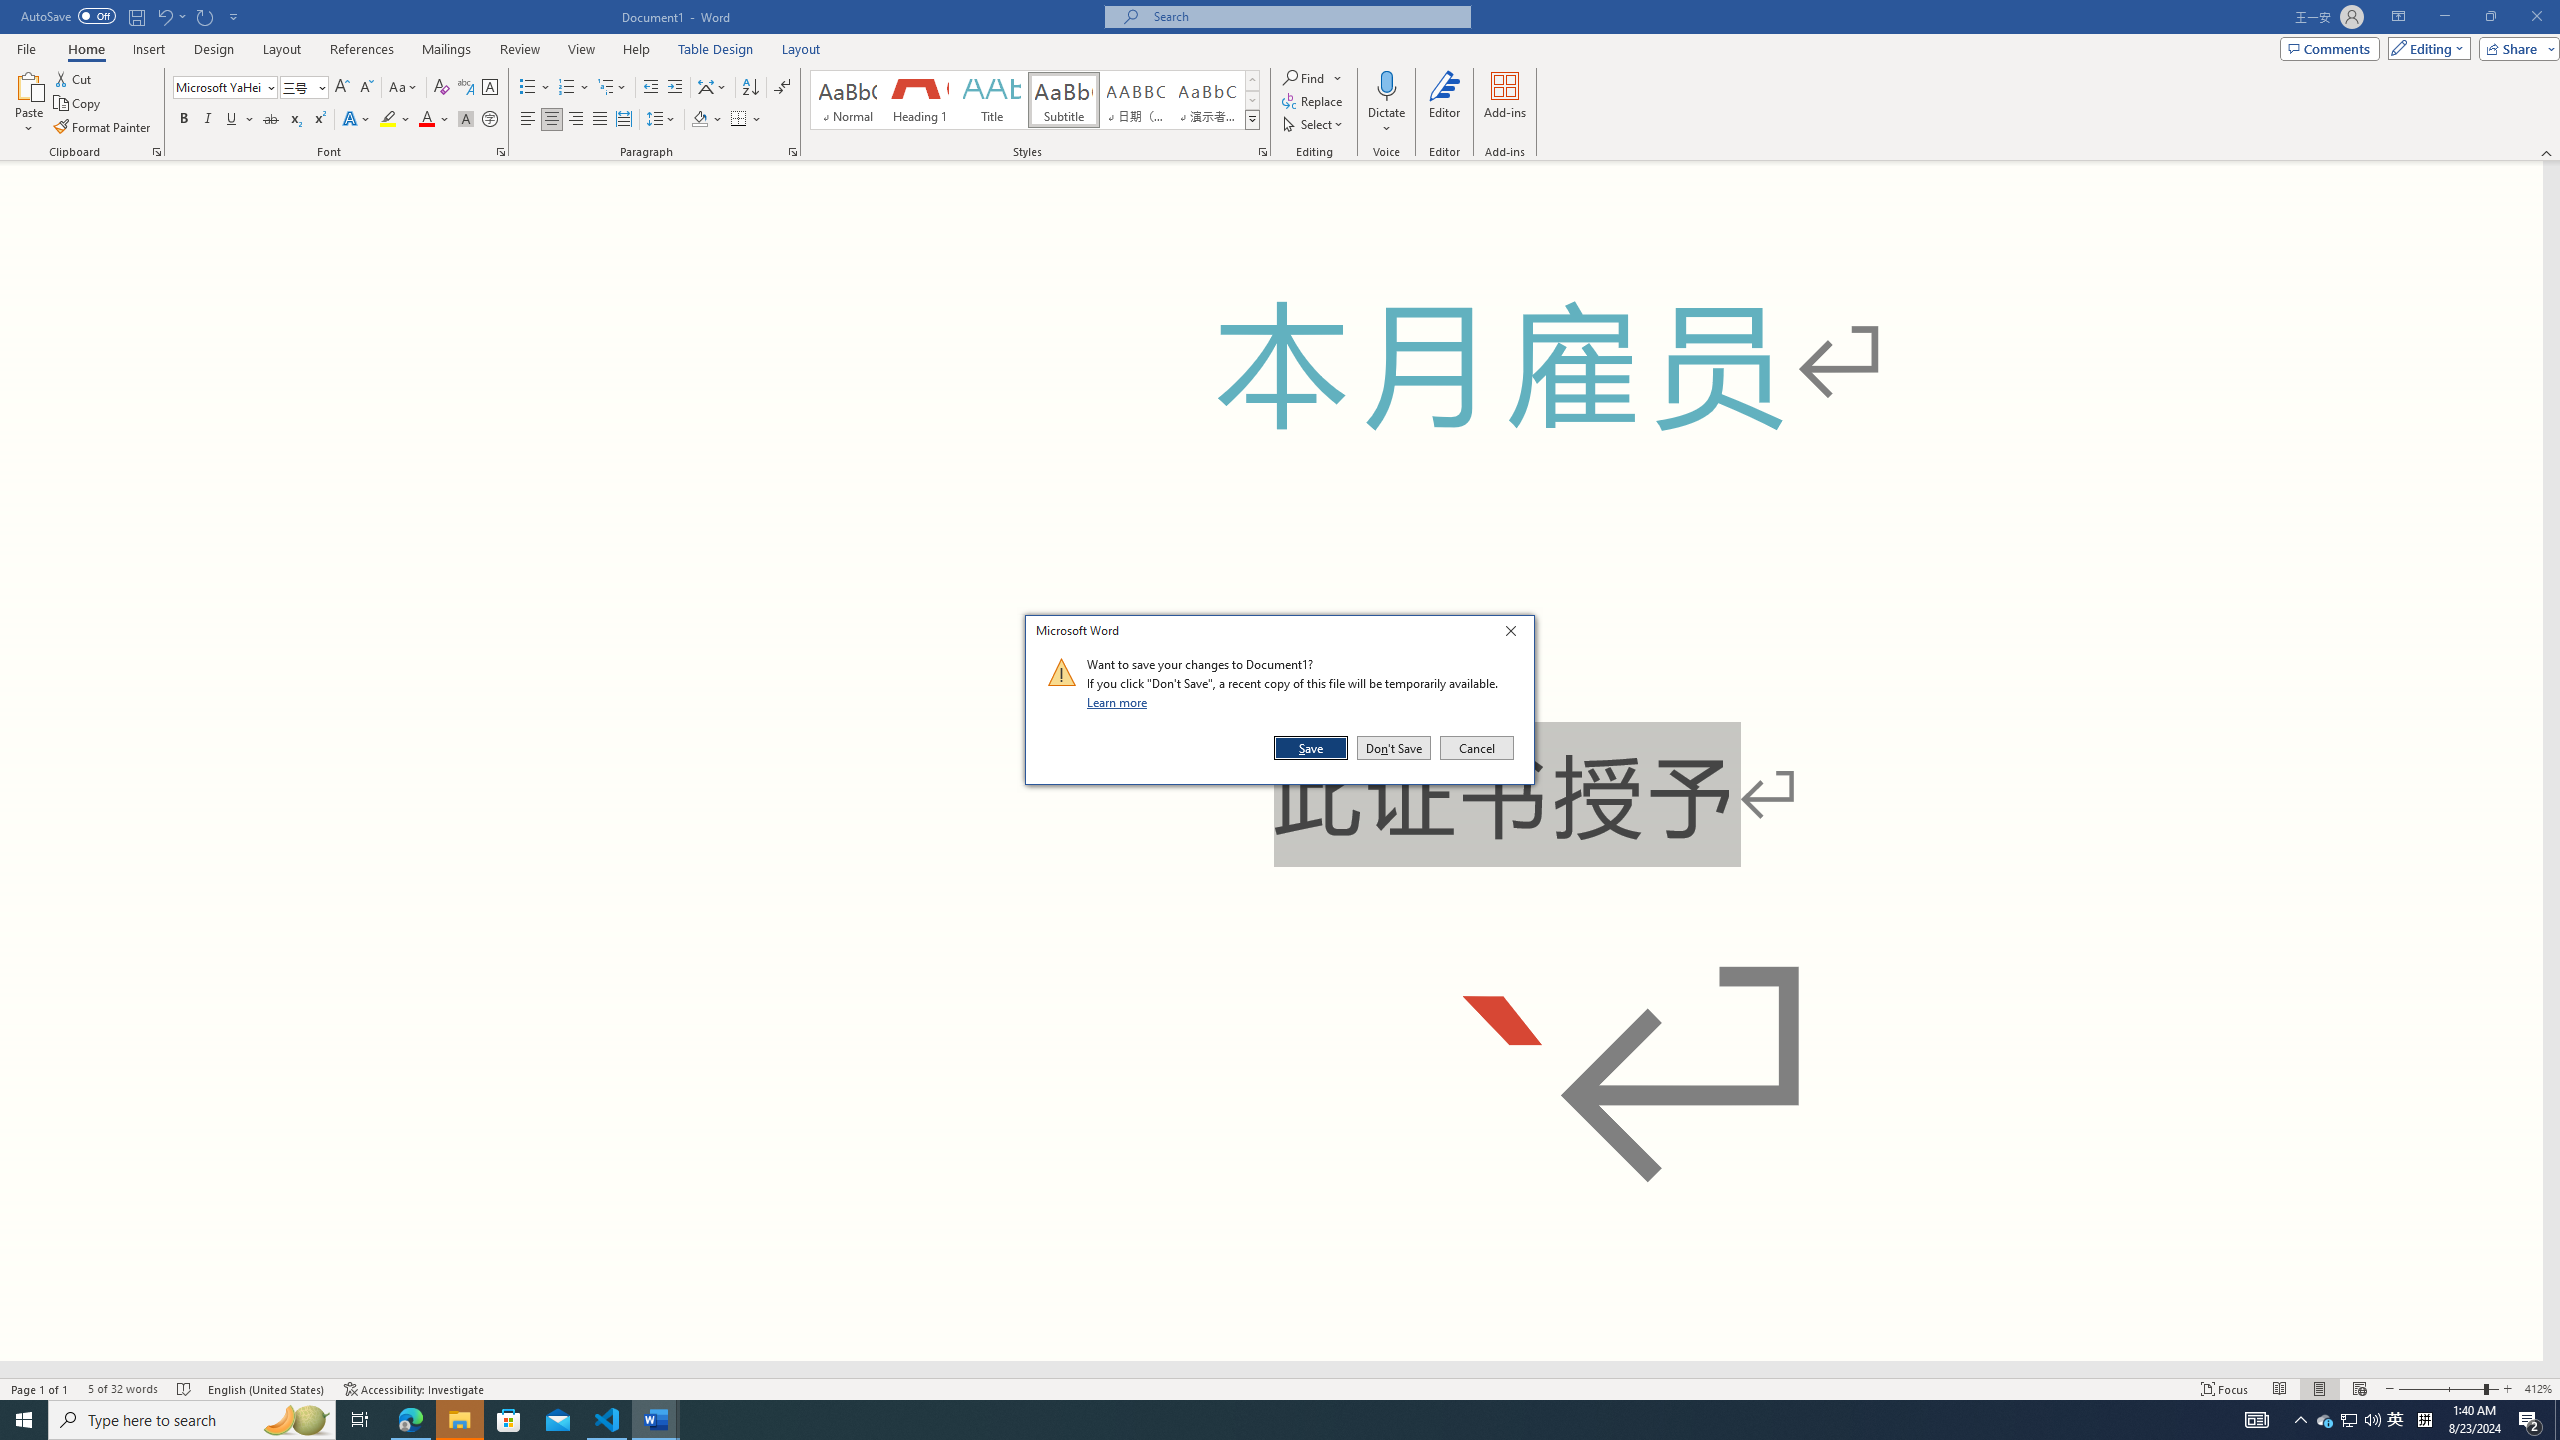 This screenshot has height=1440, width=2560. I want to click on 'Cancel', so click(1475, 747).